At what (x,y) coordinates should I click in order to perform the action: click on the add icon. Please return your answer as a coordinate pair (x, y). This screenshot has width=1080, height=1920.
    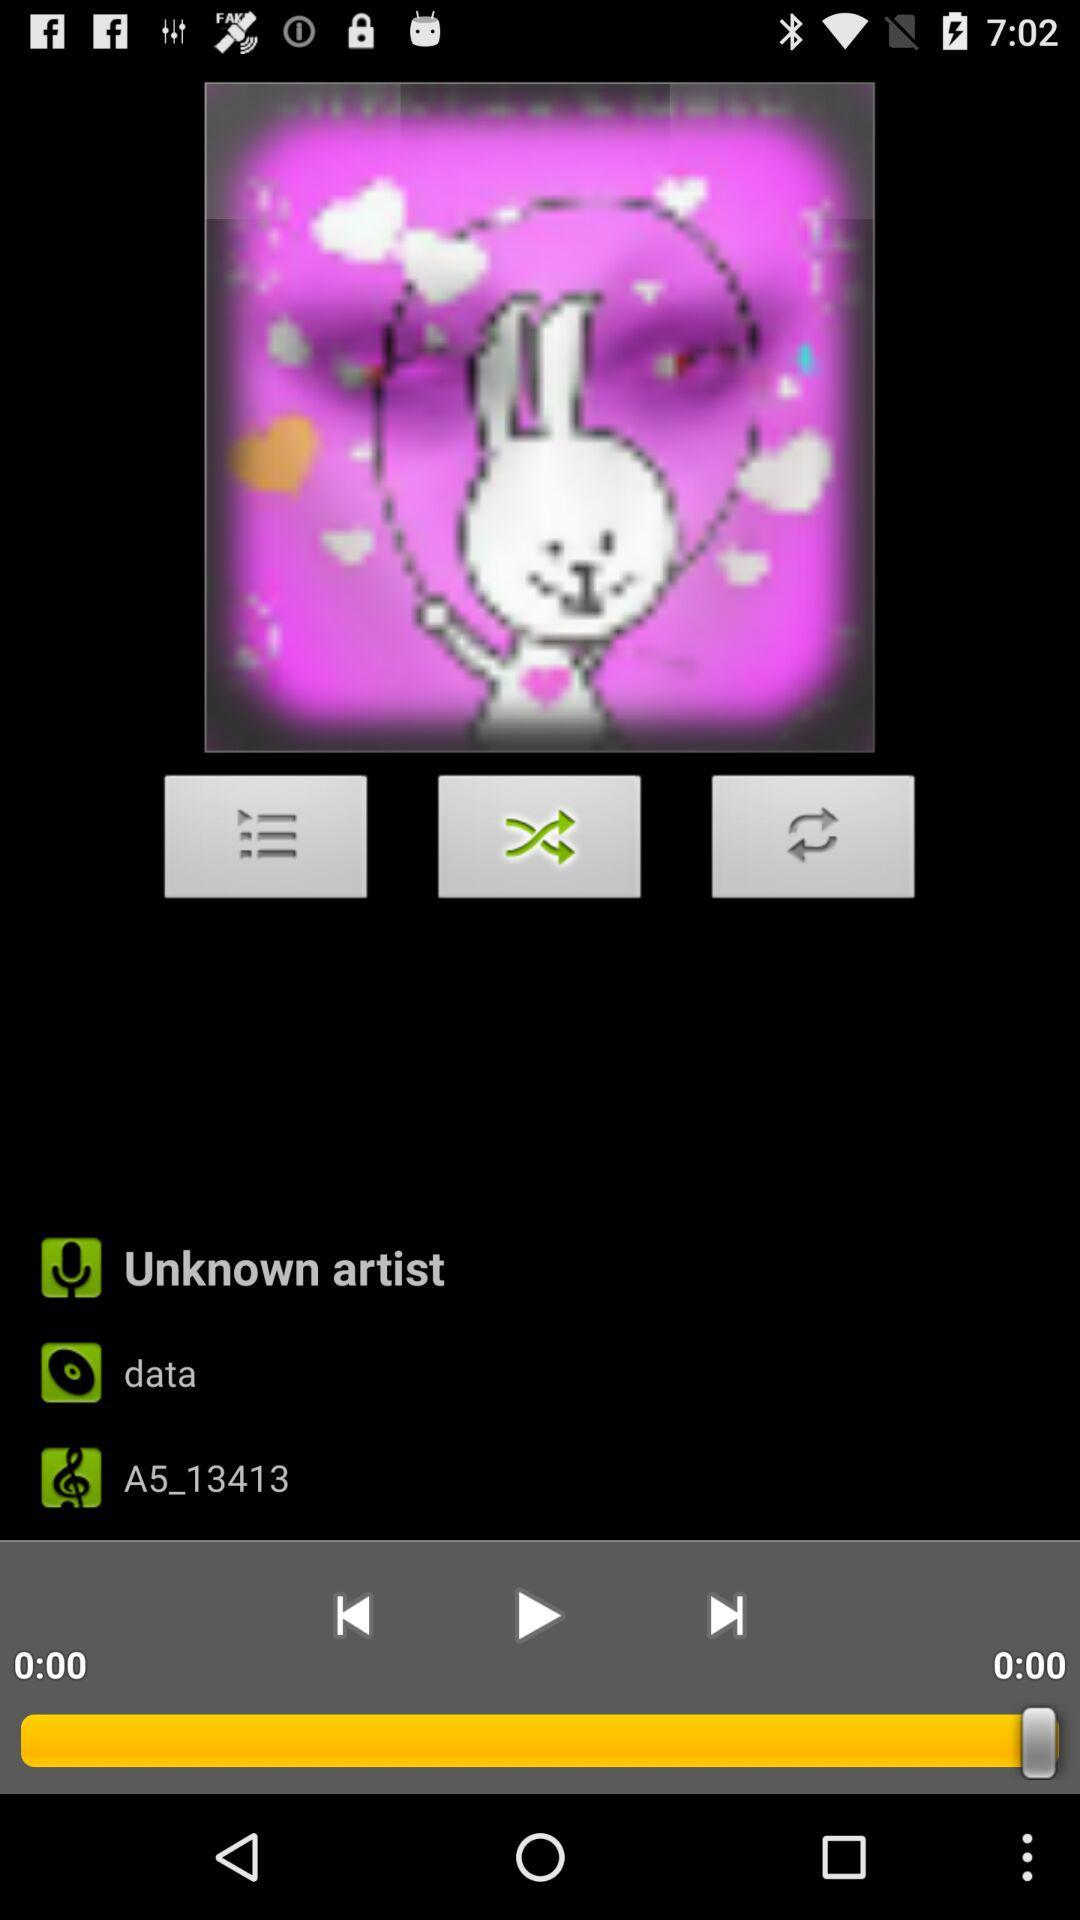
    Looking at the image, I should click on (813, 900).